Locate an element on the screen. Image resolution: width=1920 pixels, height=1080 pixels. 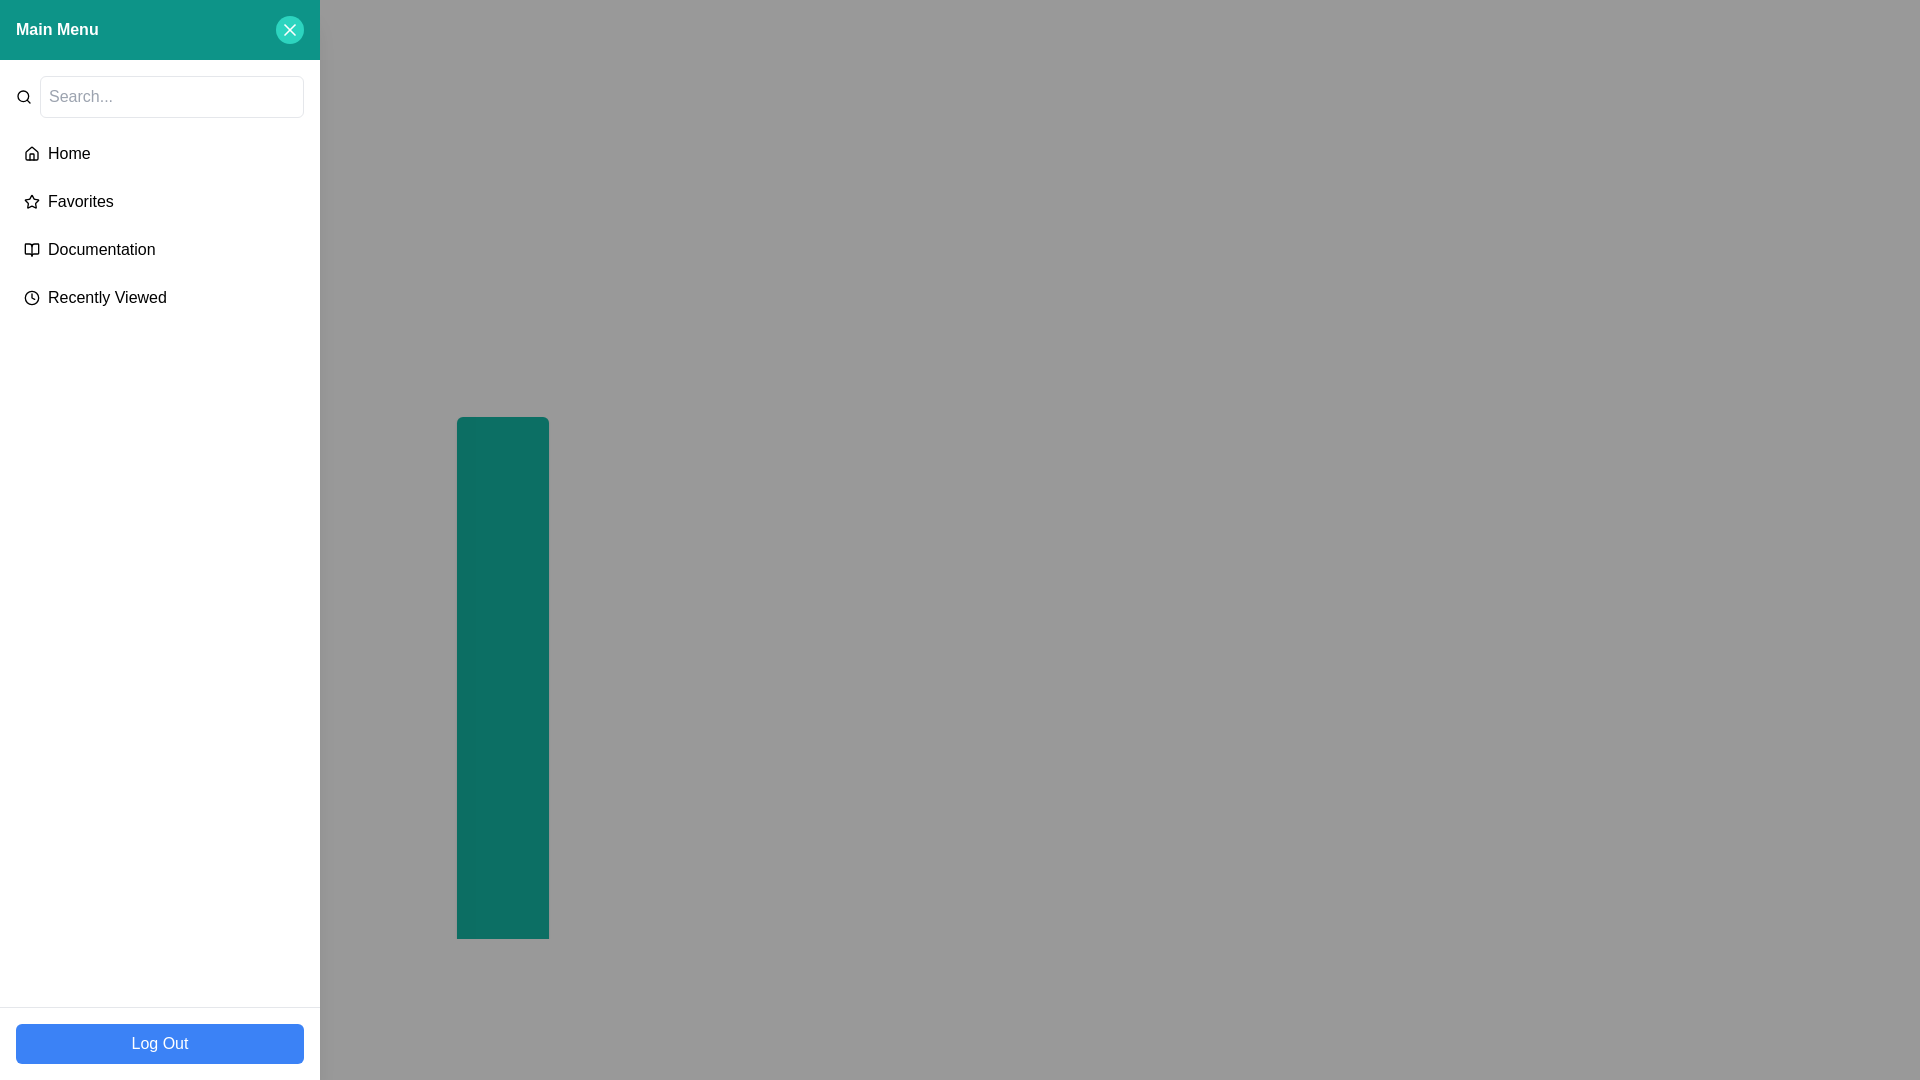
the 'X' icon button is located at coordinates (288, 30).